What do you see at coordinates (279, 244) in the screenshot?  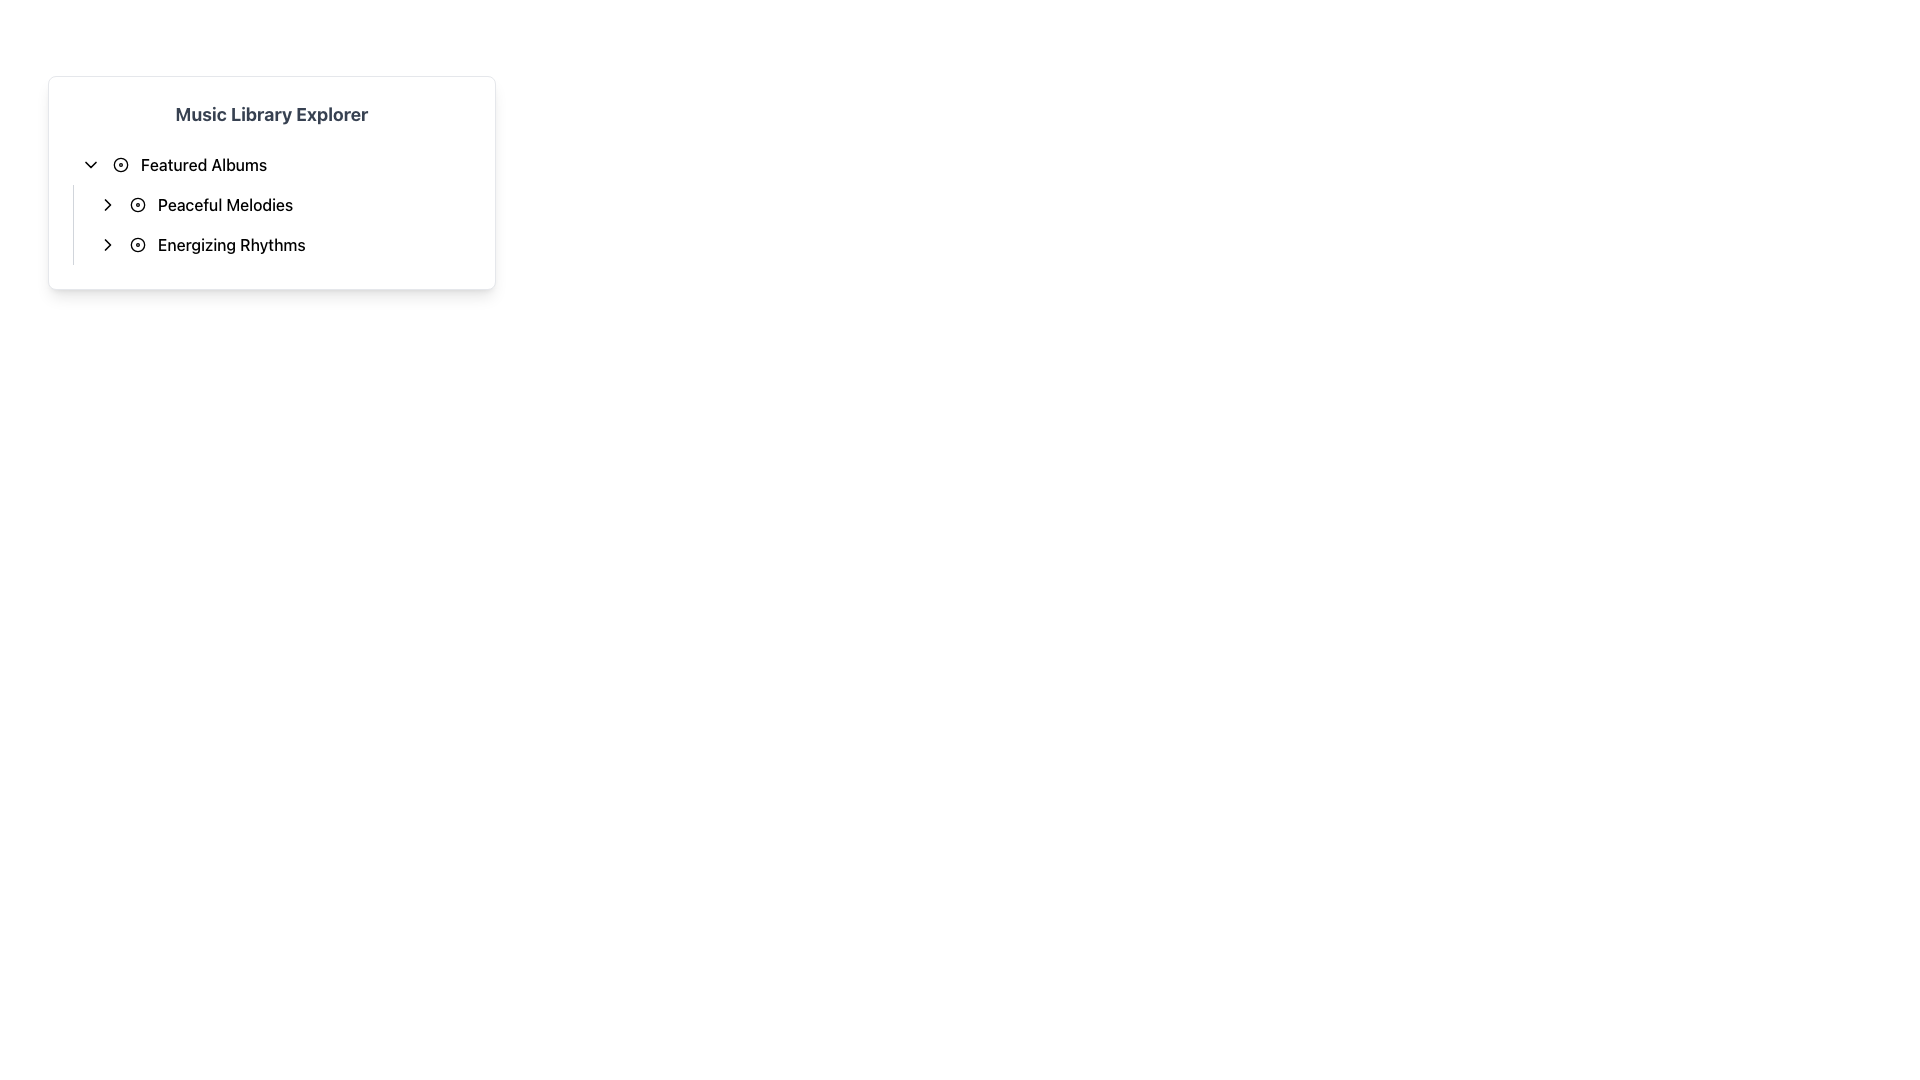 I see `the second list item under 'Peaceful Melodies'` at bounding box center [279, 244].